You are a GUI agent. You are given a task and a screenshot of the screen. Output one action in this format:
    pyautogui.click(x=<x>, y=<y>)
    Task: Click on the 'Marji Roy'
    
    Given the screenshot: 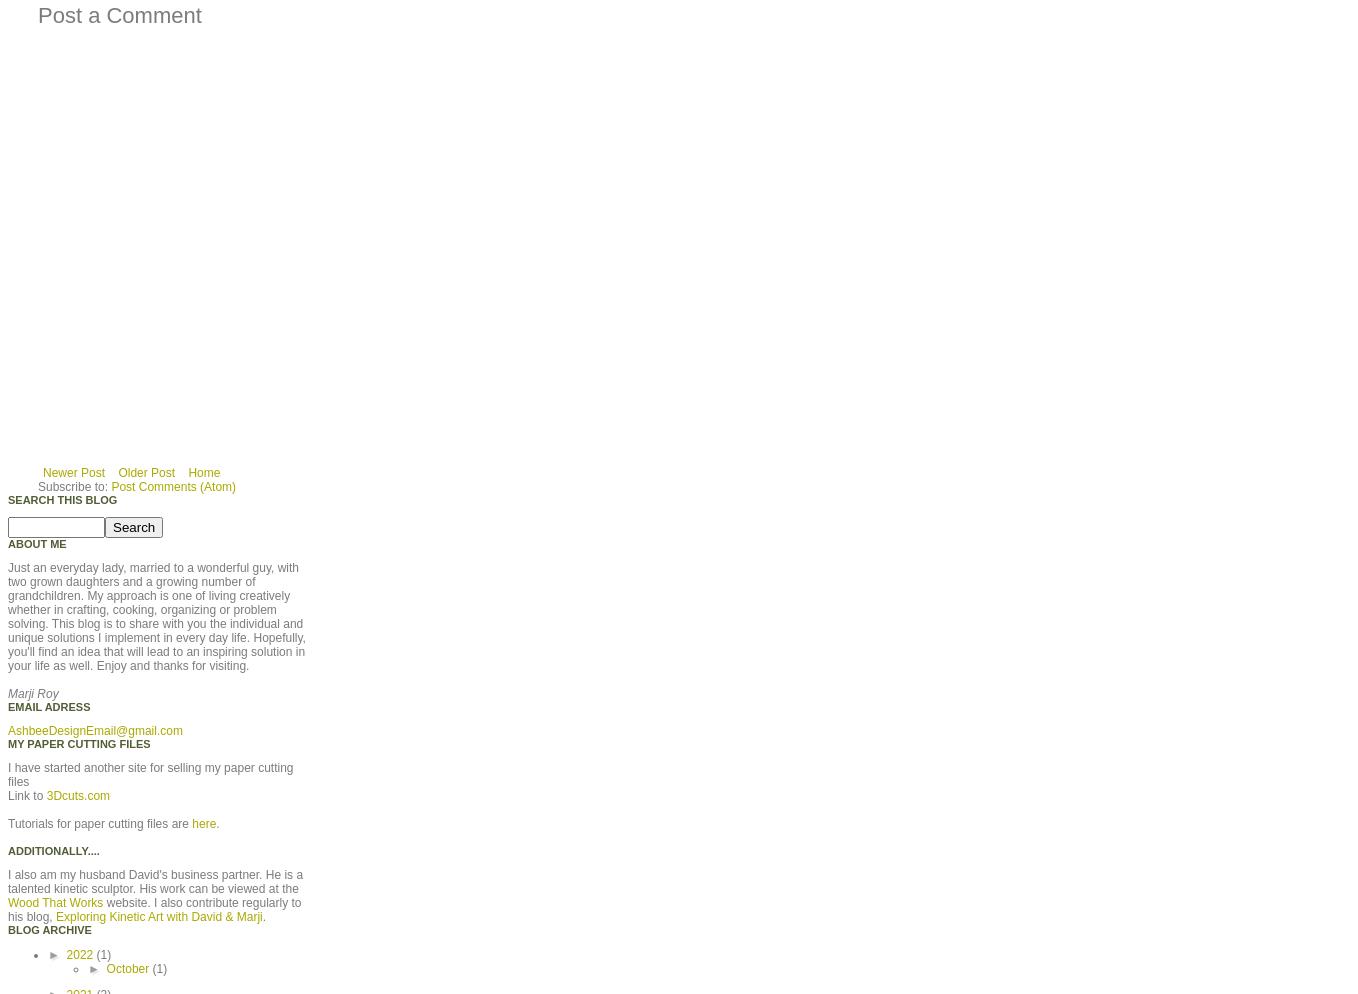 What is the action you would take?
    pyautogui.click(x=31, y=692)
    